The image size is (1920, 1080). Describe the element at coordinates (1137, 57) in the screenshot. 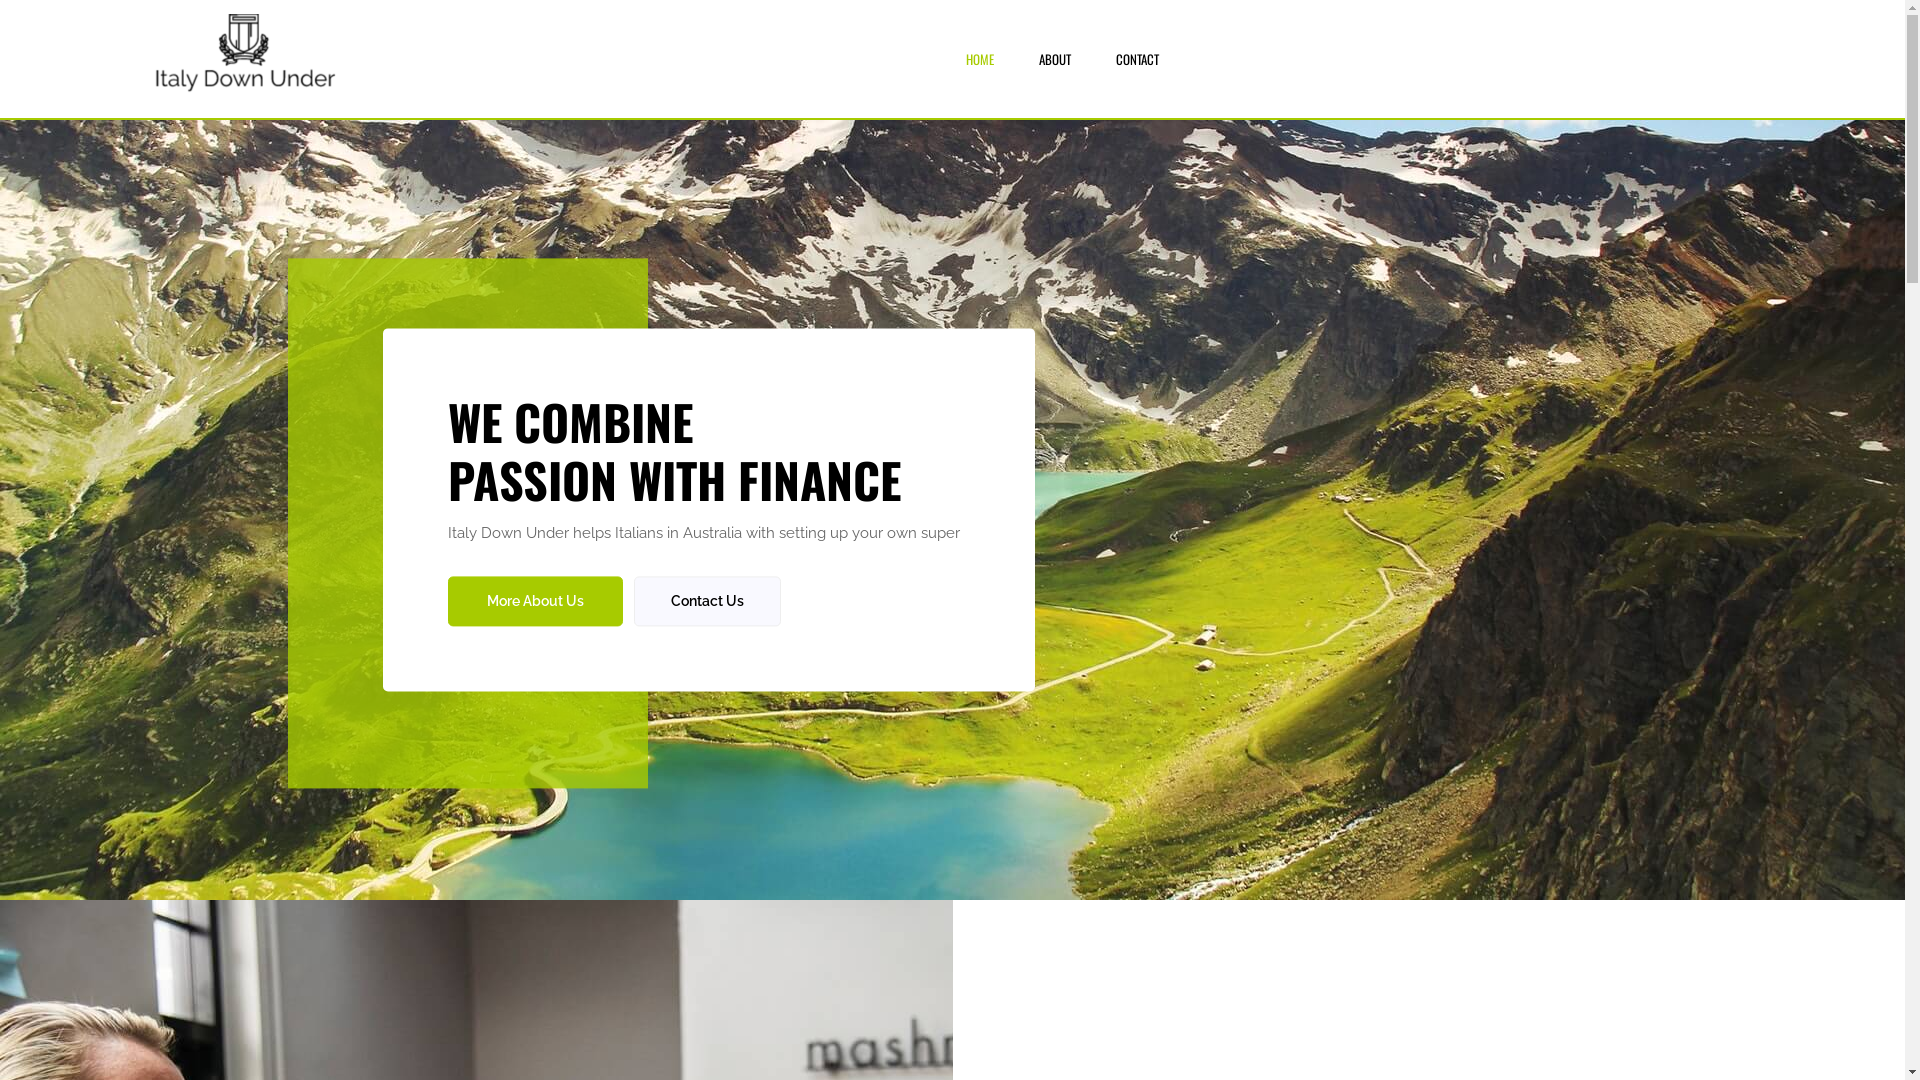

I see `'CONTACT'` at that location.